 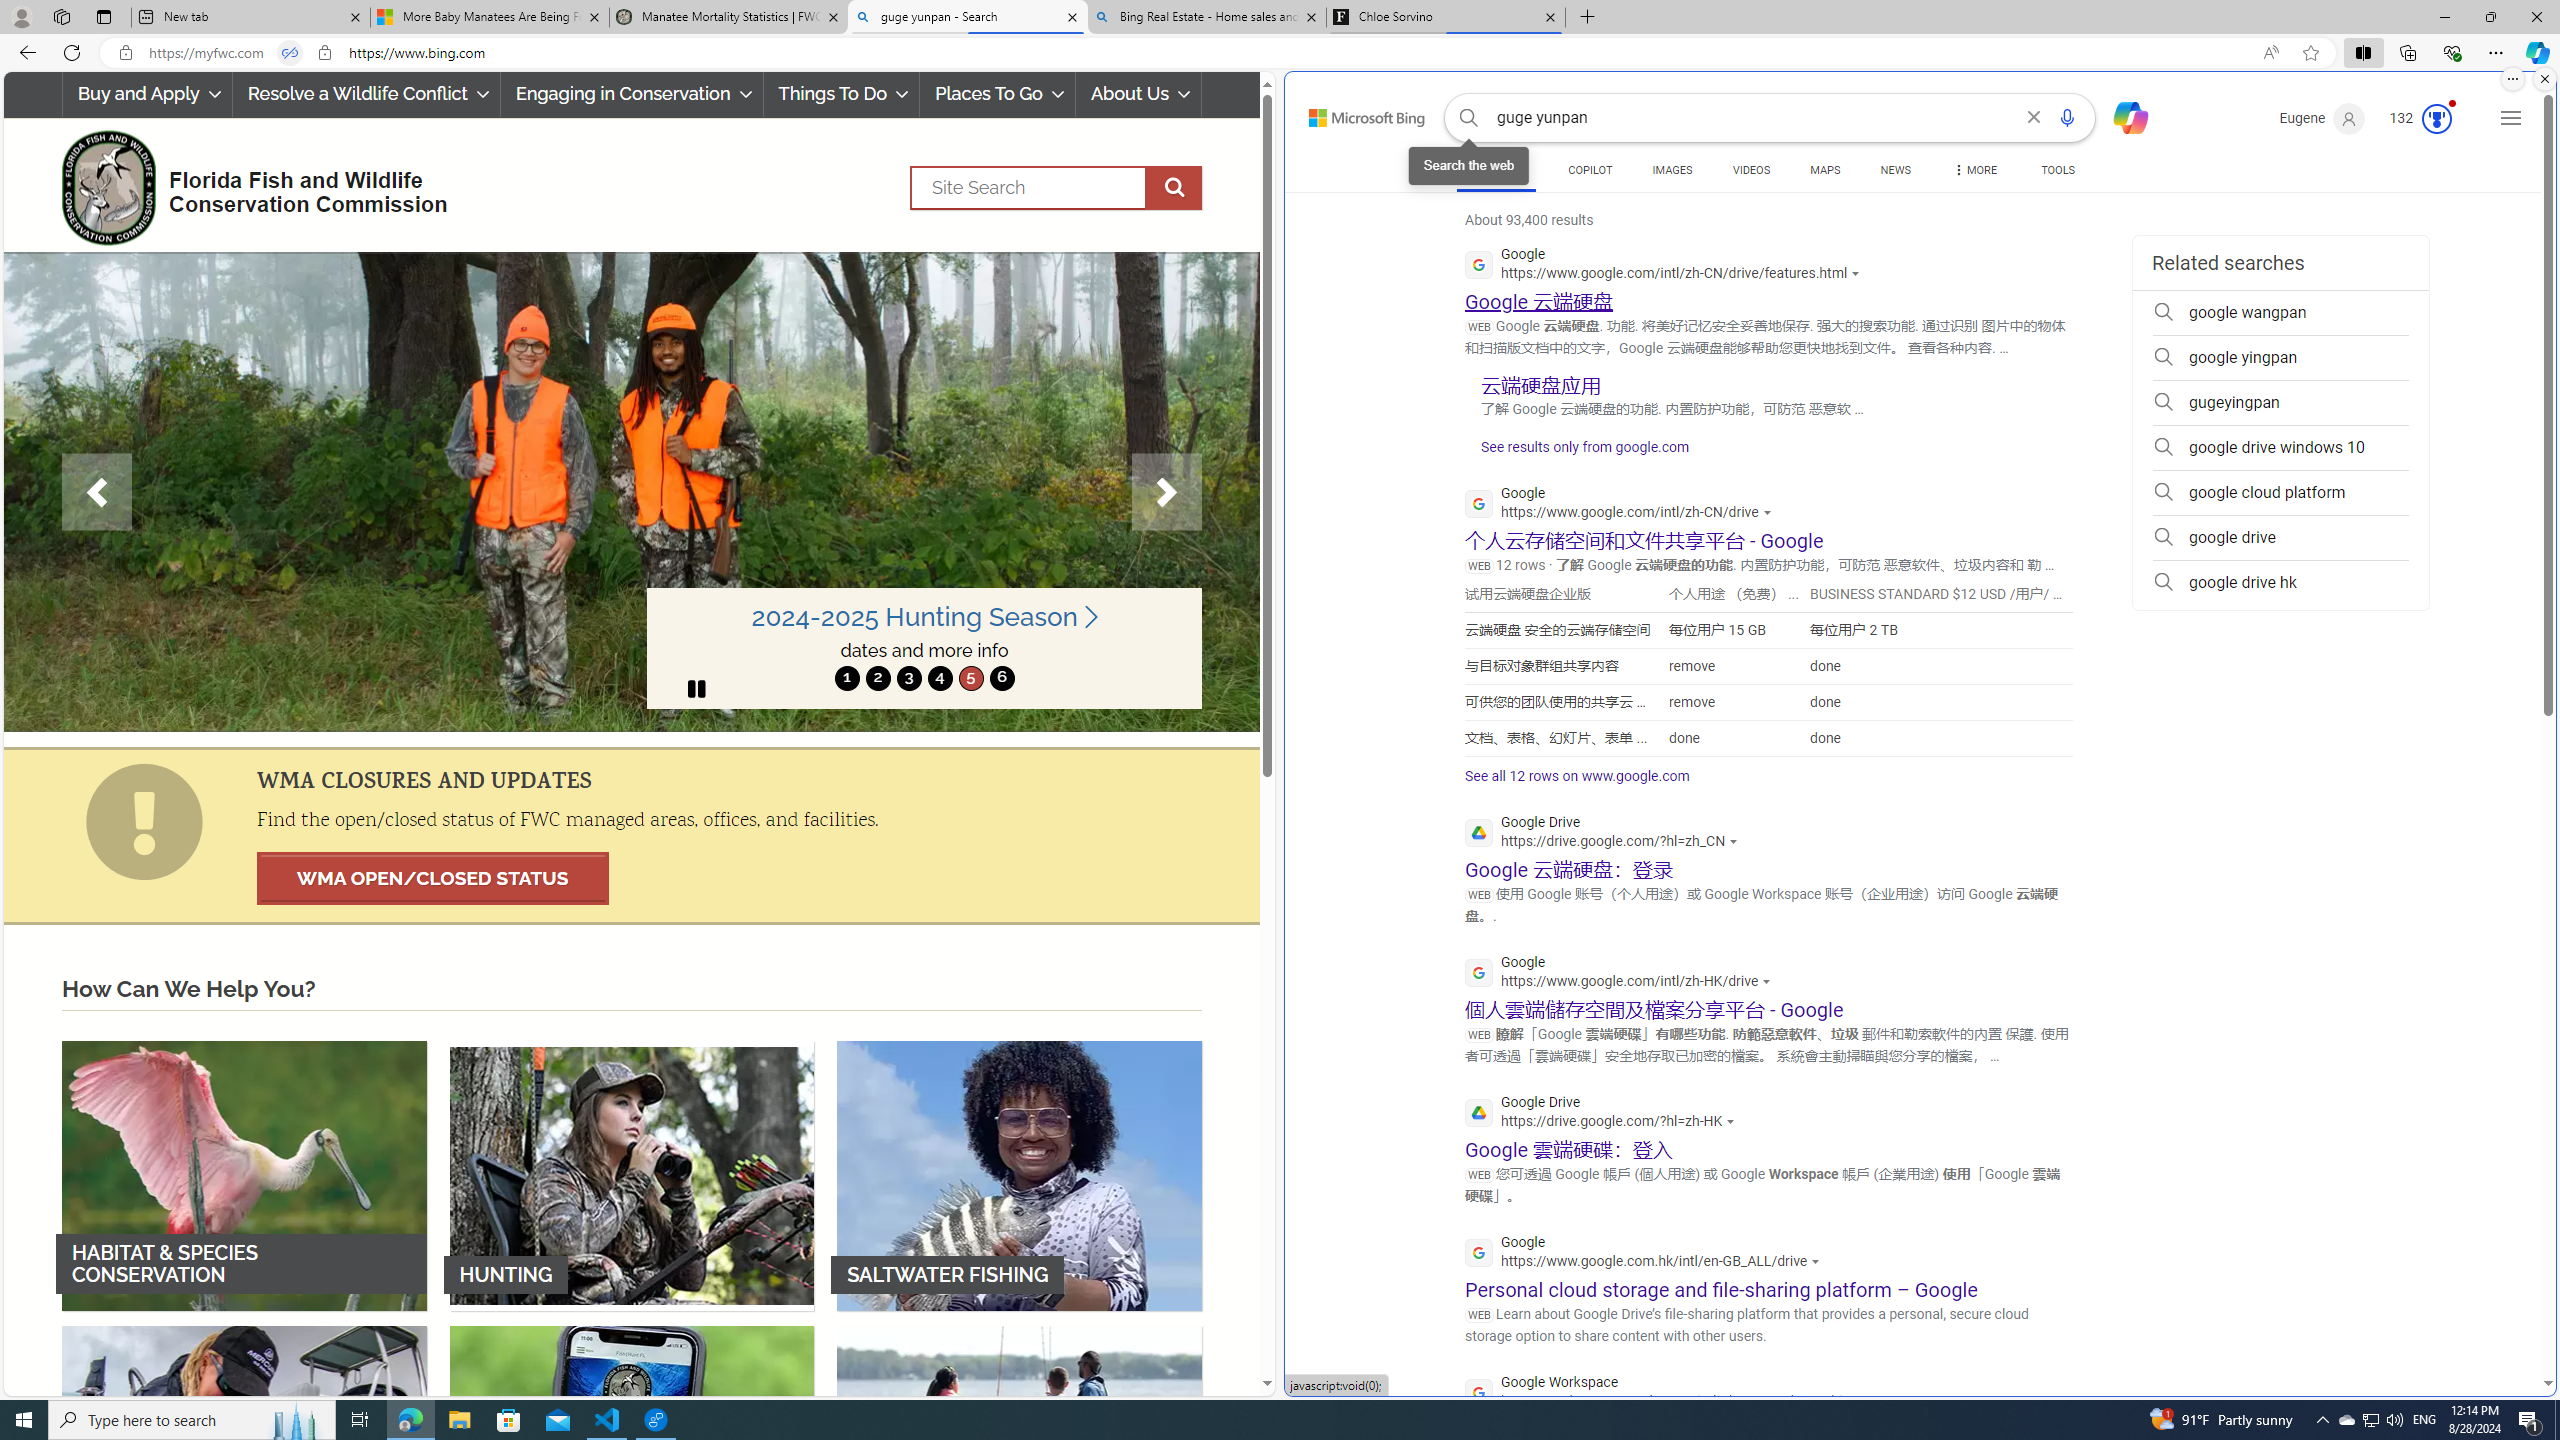 I want to click on 'IMAGES', so click(x=1671, y=172).